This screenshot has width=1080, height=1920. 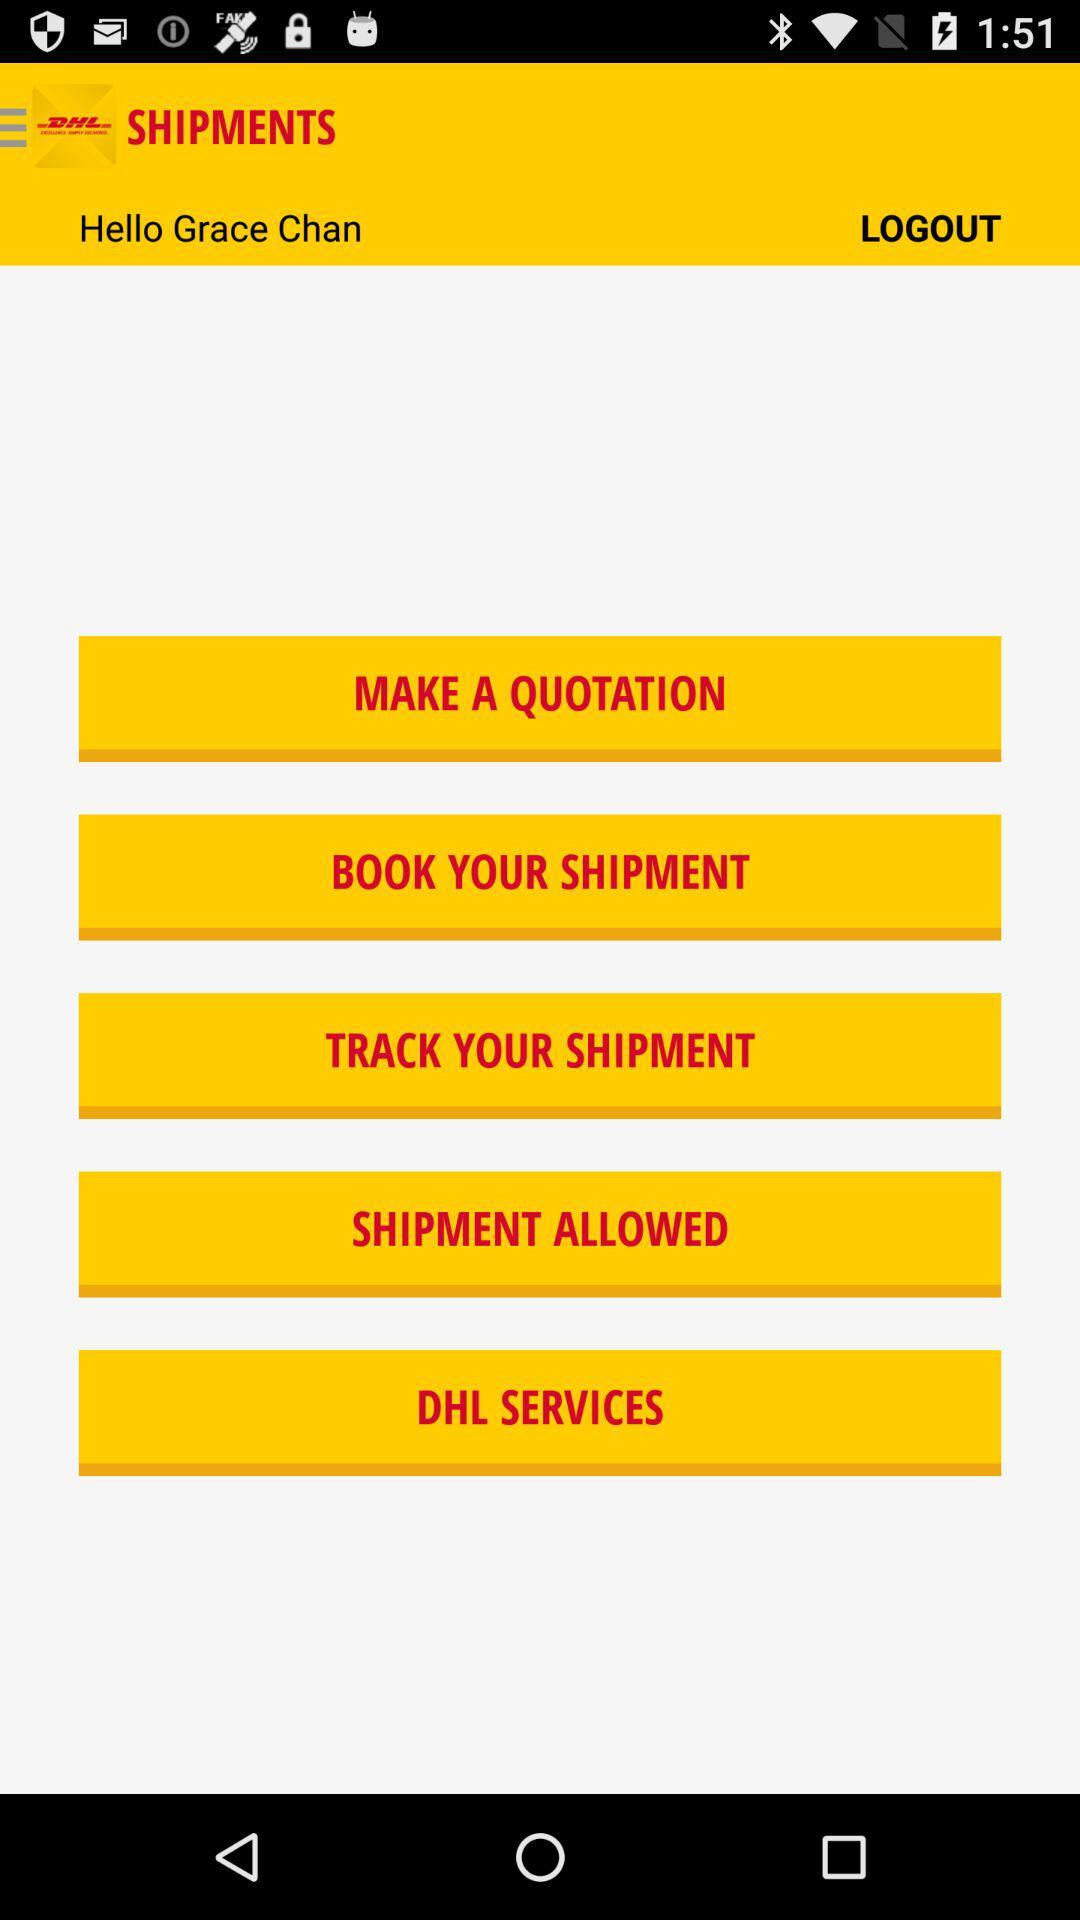 I want to click on the icon below track your shipment button, so click(x=540, y=1233).